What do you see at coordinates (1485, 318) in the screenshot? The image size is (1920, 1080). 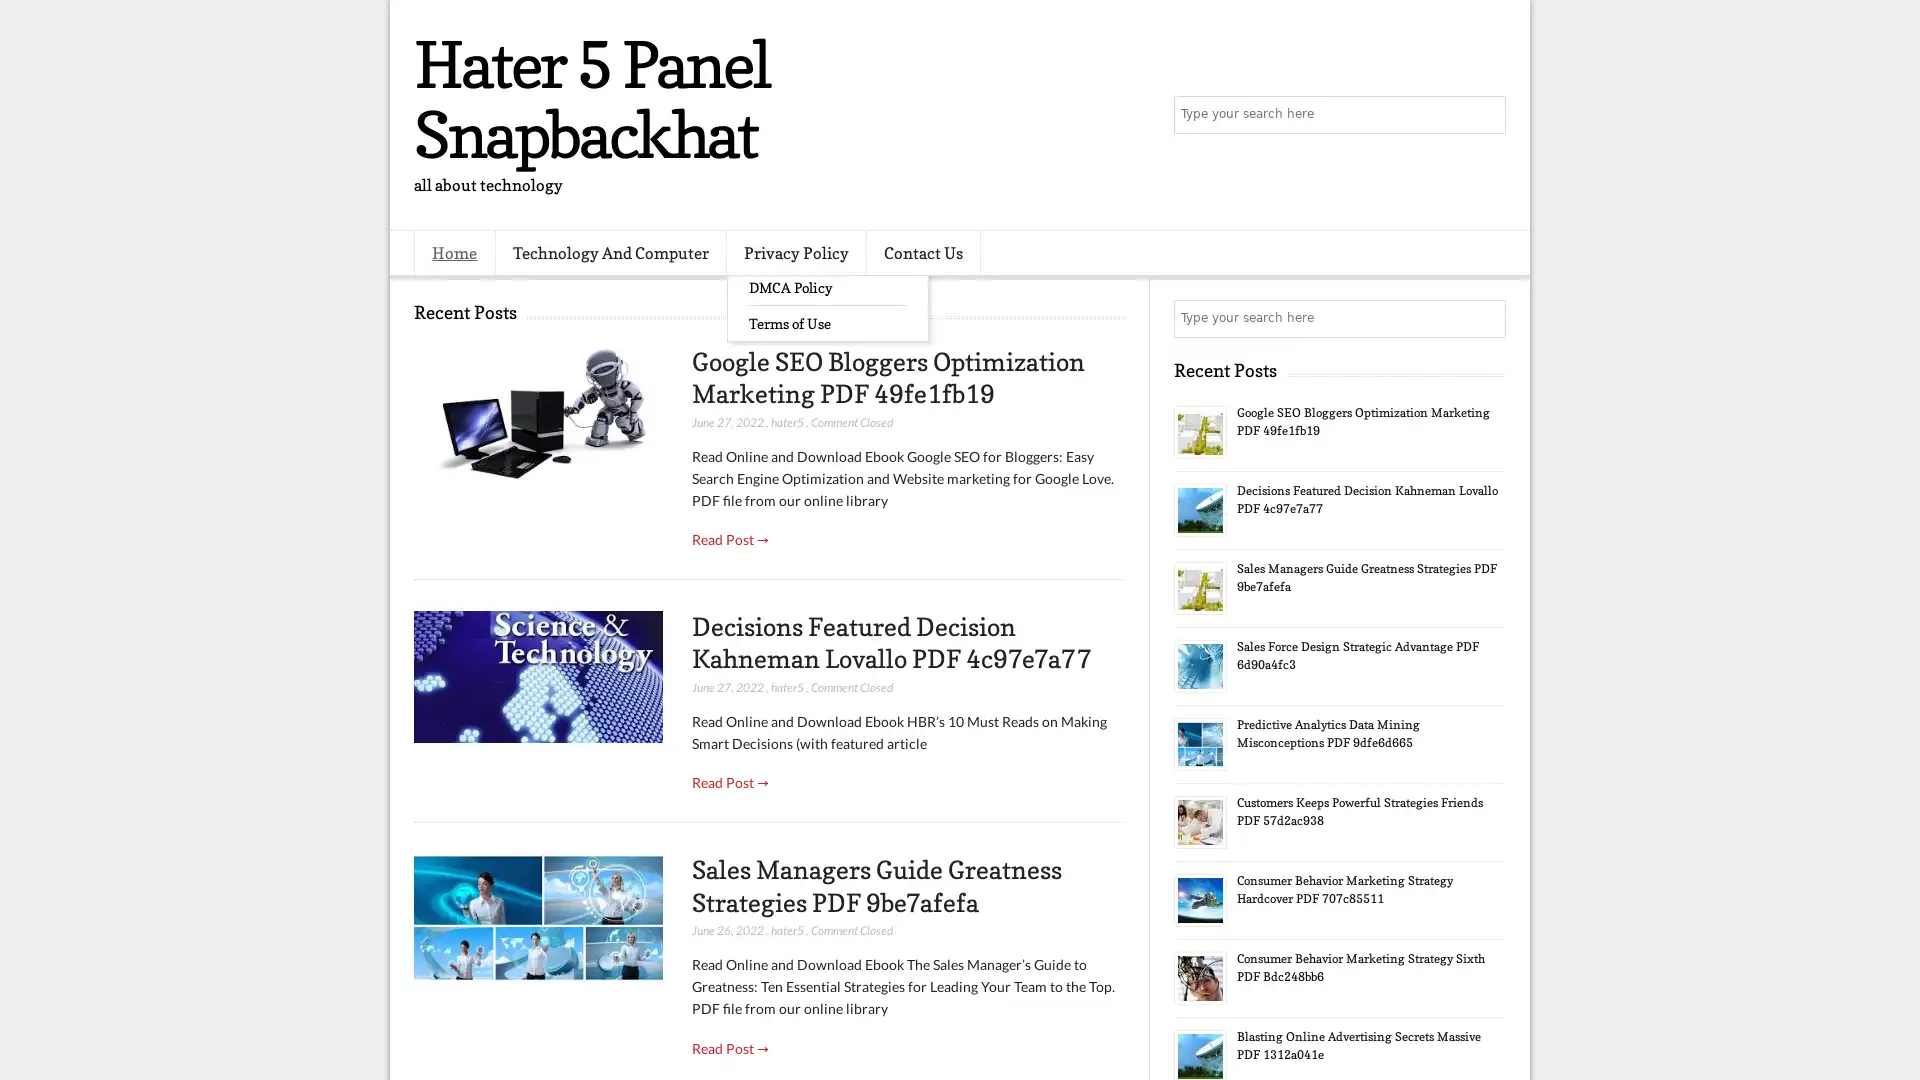 I see `Search` at bounding box center [1485, 318].